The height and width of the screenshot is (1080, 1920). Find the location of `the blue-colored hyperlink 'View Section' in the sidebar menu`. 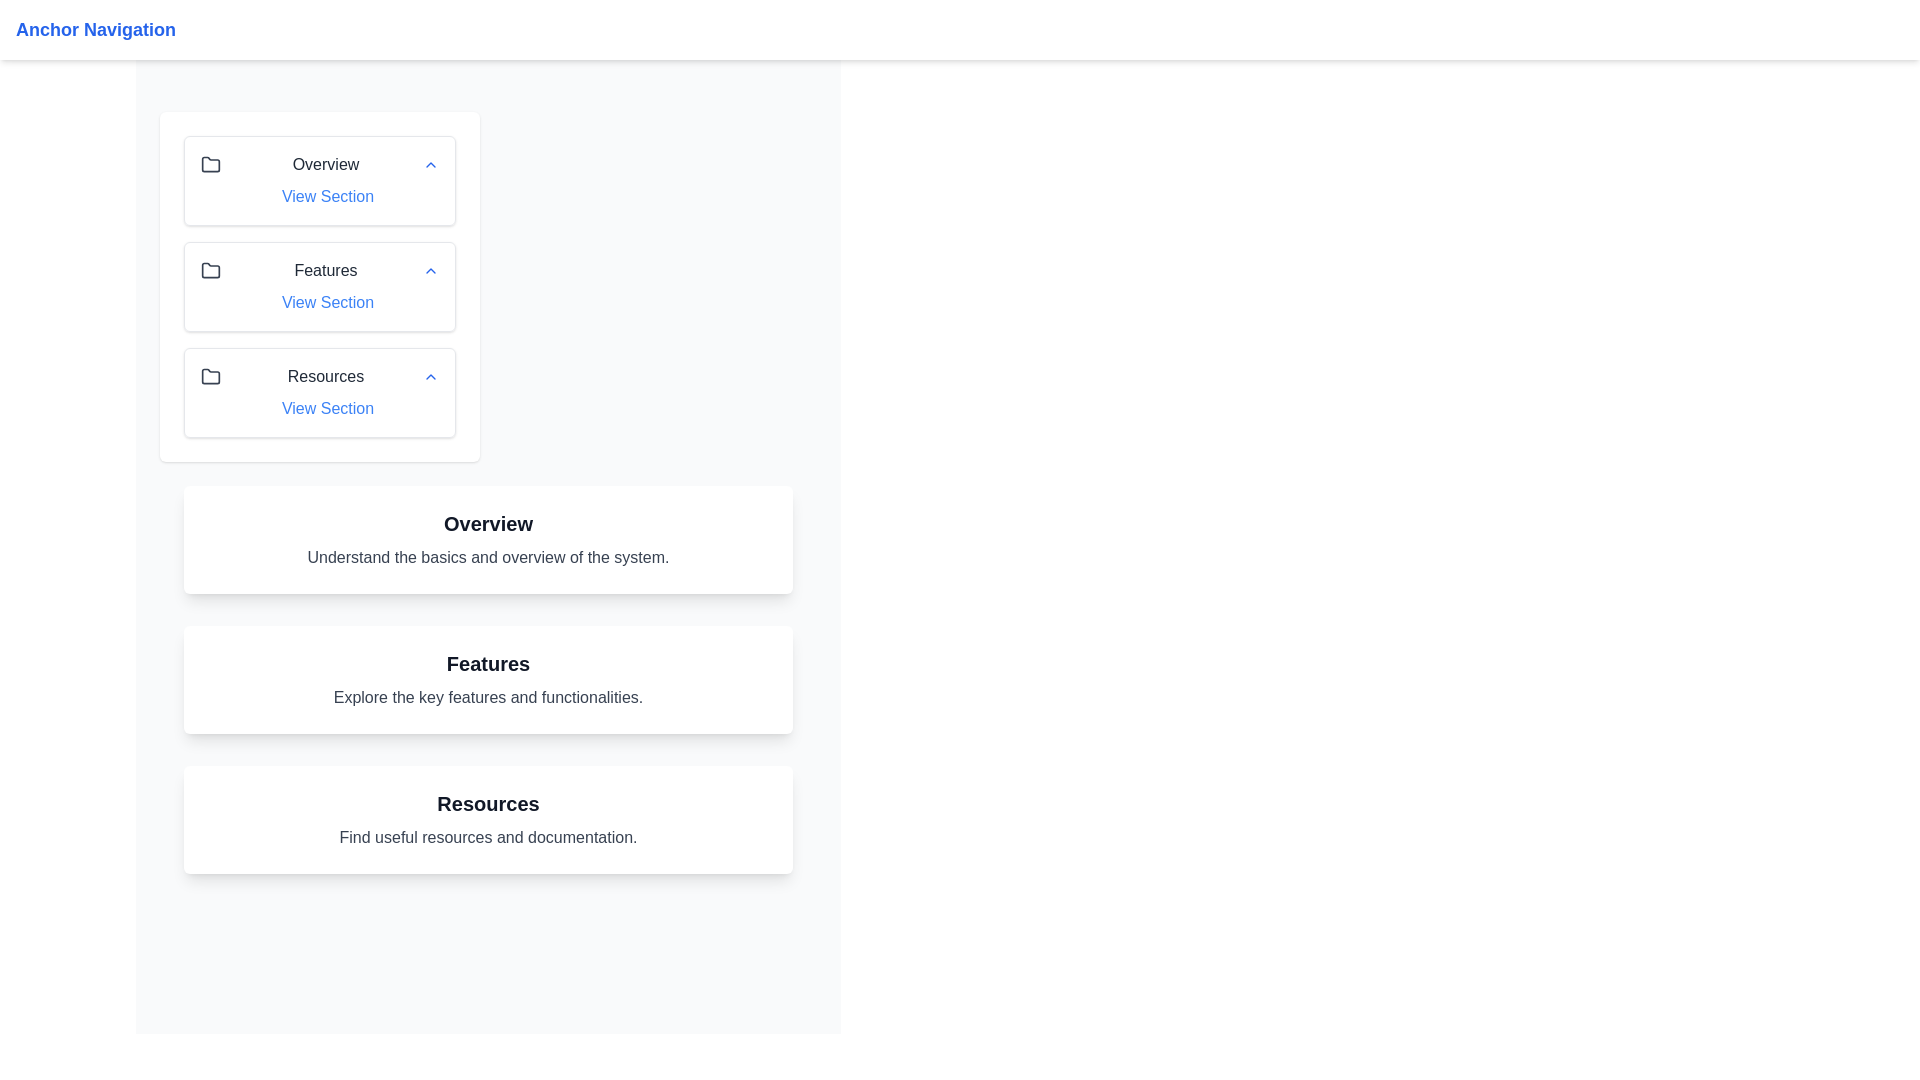

the blue-colored hyperlink 'View Section' in the sidebar menu is located at coordinates (327, 303).